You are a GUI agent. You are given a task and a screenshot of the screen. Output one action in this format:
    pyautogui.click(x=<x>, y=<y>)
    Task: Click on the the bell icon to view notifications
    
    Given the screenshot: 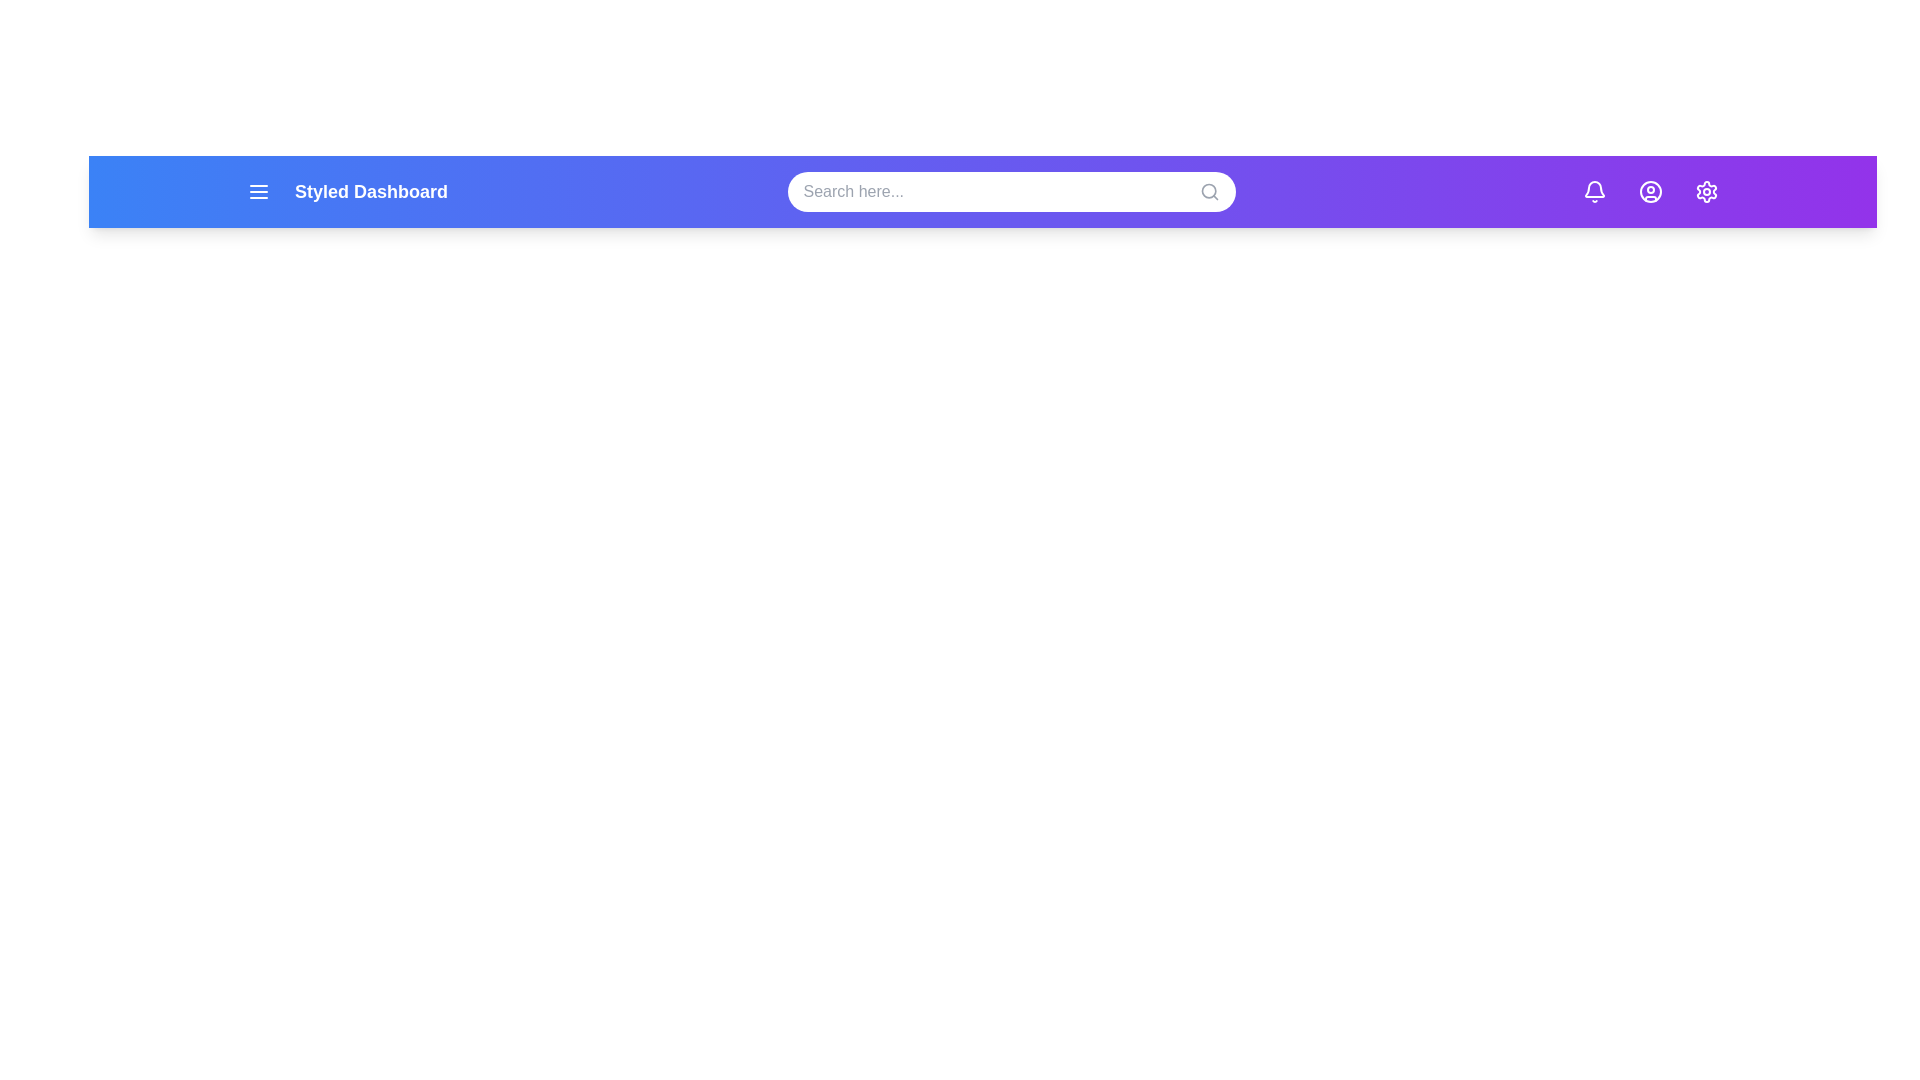 What is the action you would take?
    pyautogui.click(x=1593, y=192)
    